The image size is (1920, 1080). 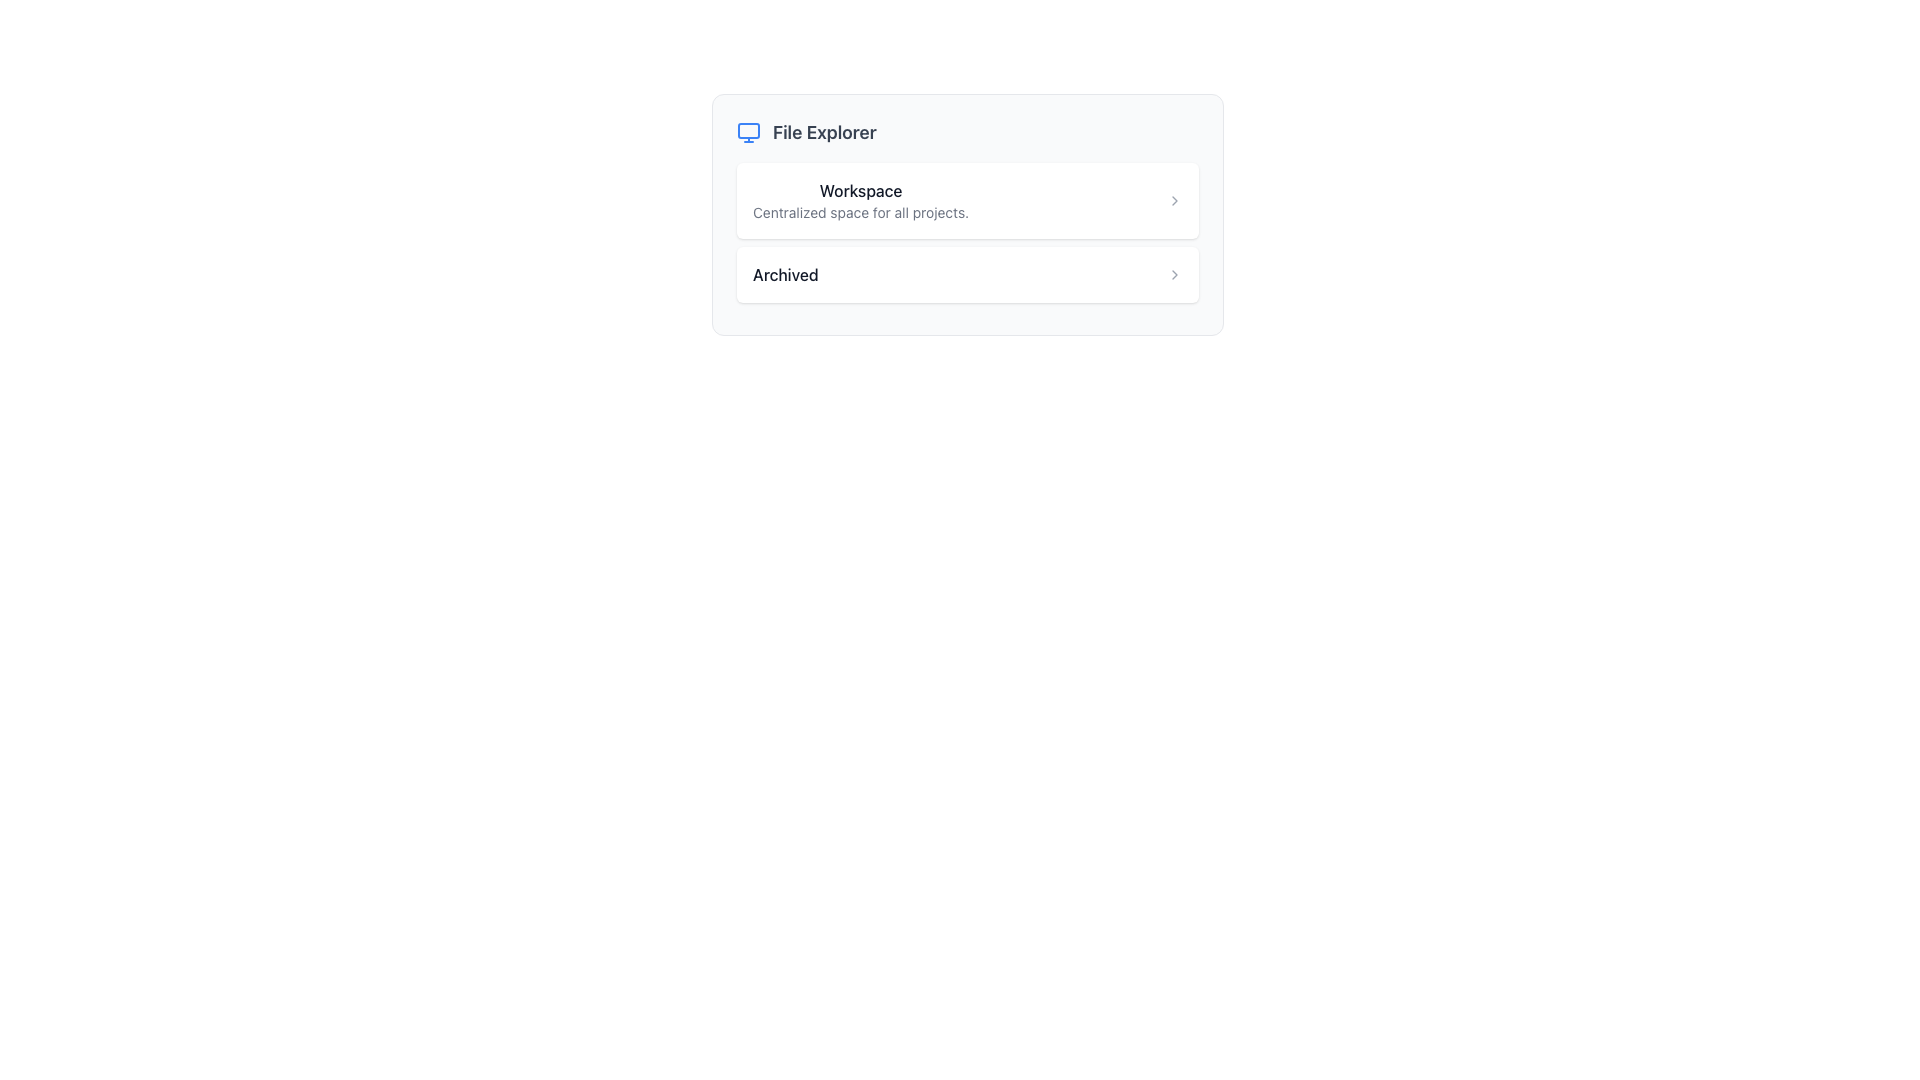 What do you see at coordinates (968, 281) in the screenshot?
I see `the 'Archived' projects button-like list item located below the 'Workspace' section within the card element` at bounding box center [968, 281].